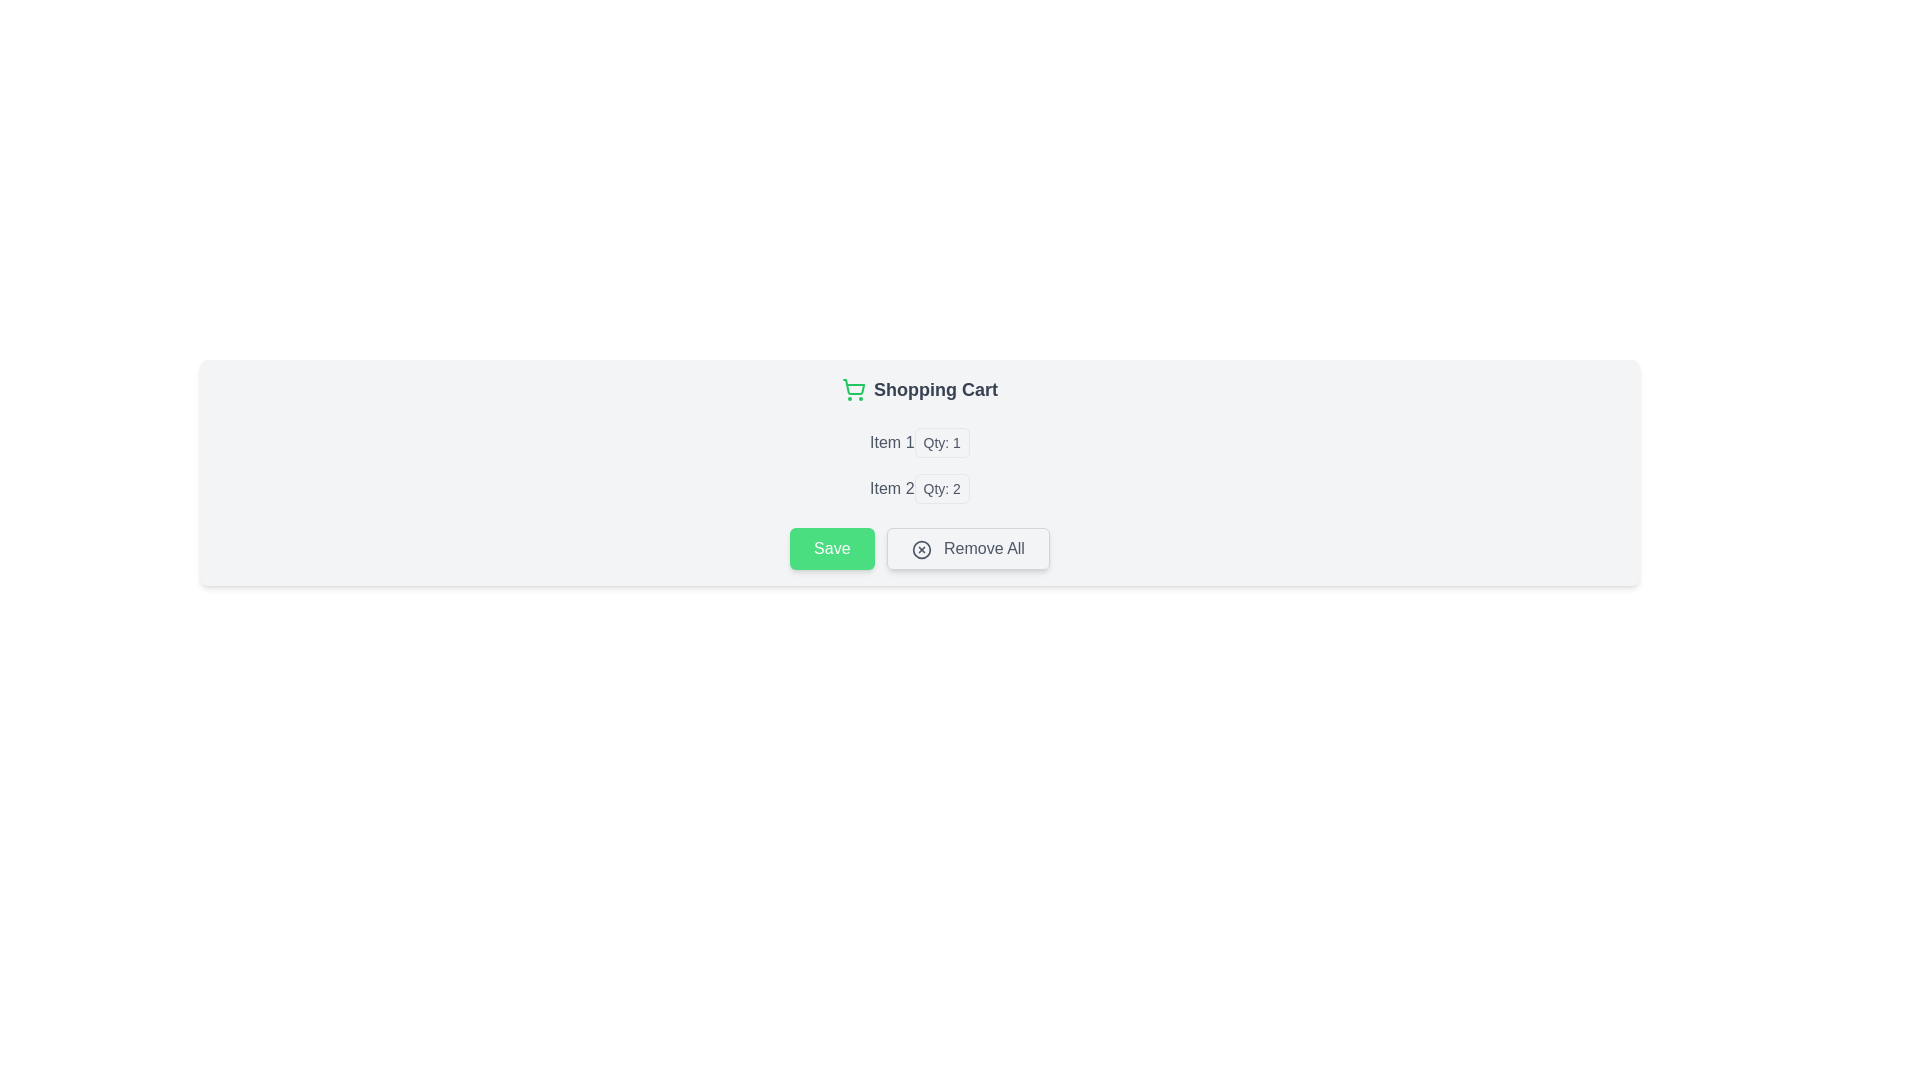 This screenshot has height=1080, width=1920. What do you see at coordinates (941, 489) in the screenshot?
I see `quantity displayed in the text label showing 'Qty: 2', which is positioned to the right of the 'Item 2' label in the shopping cart section` at bounding box center [941, 489].